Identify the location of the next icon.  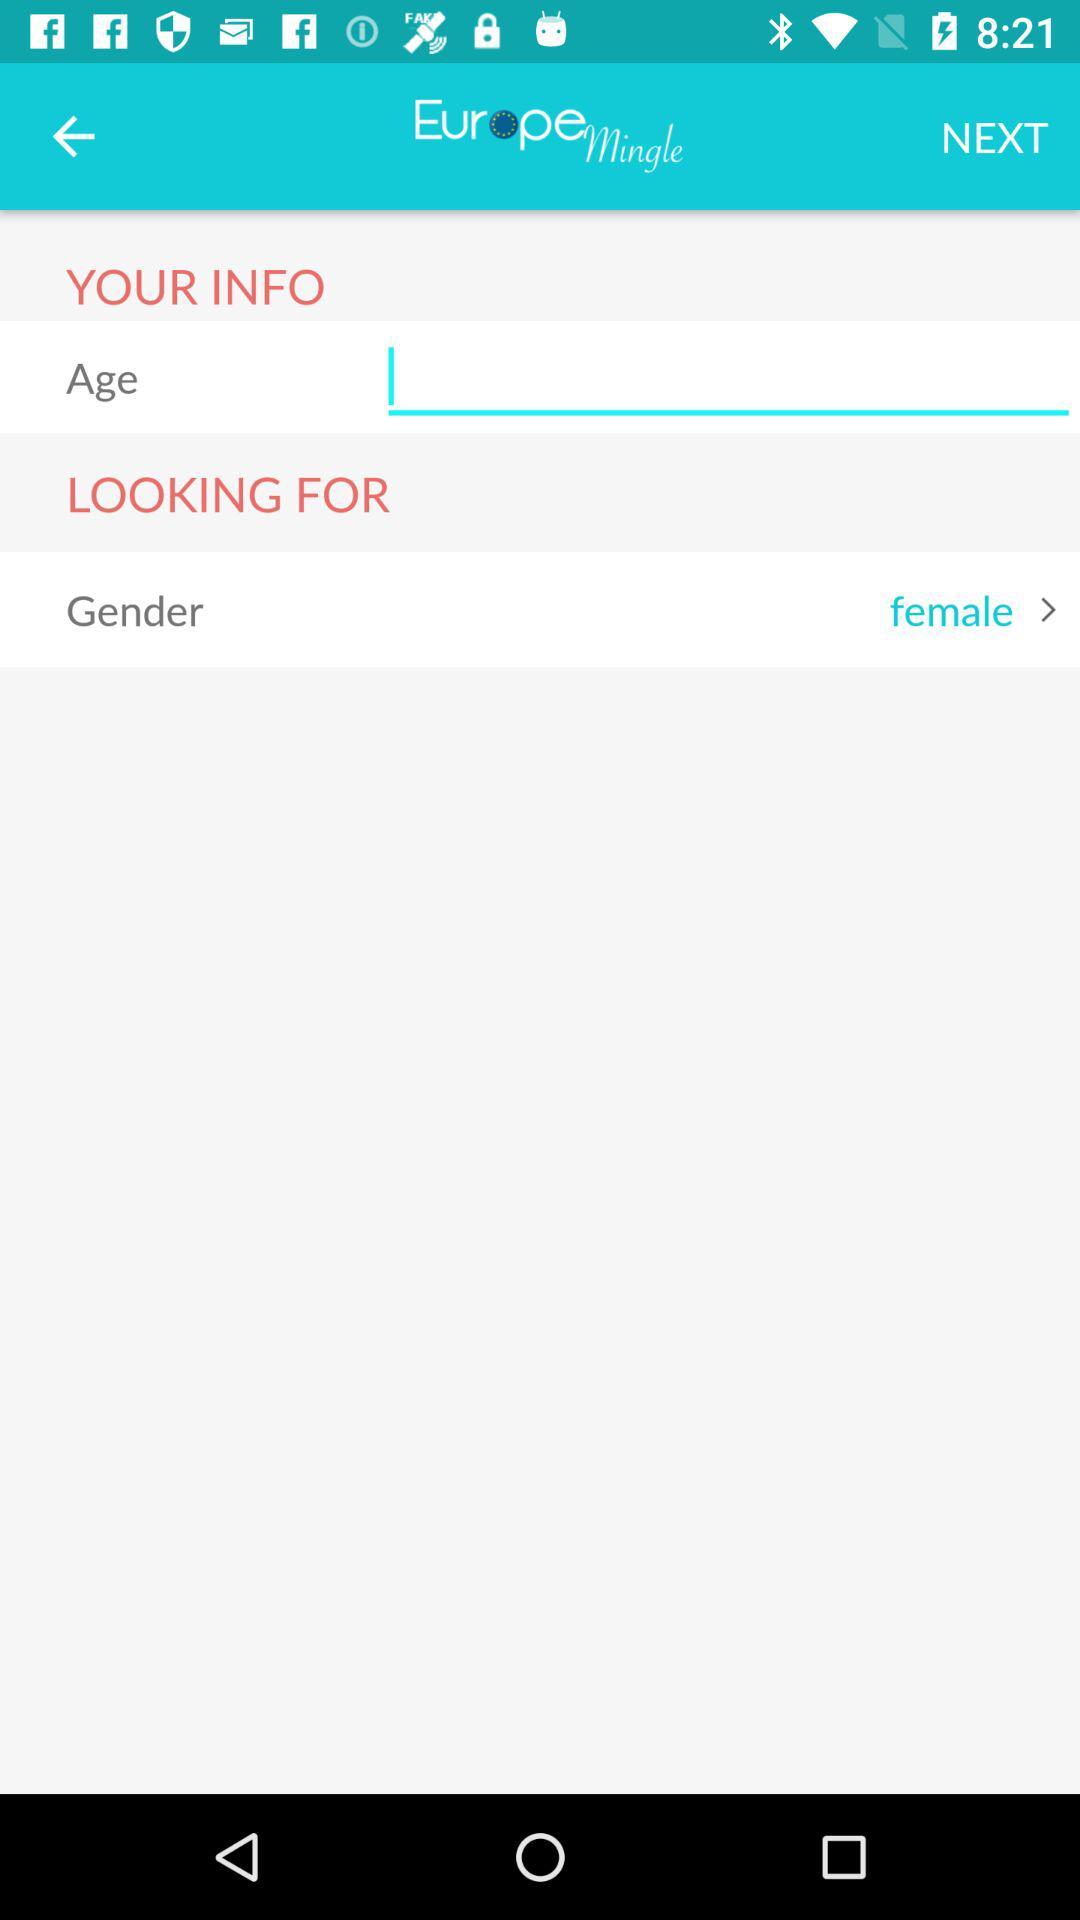
(994, 135).